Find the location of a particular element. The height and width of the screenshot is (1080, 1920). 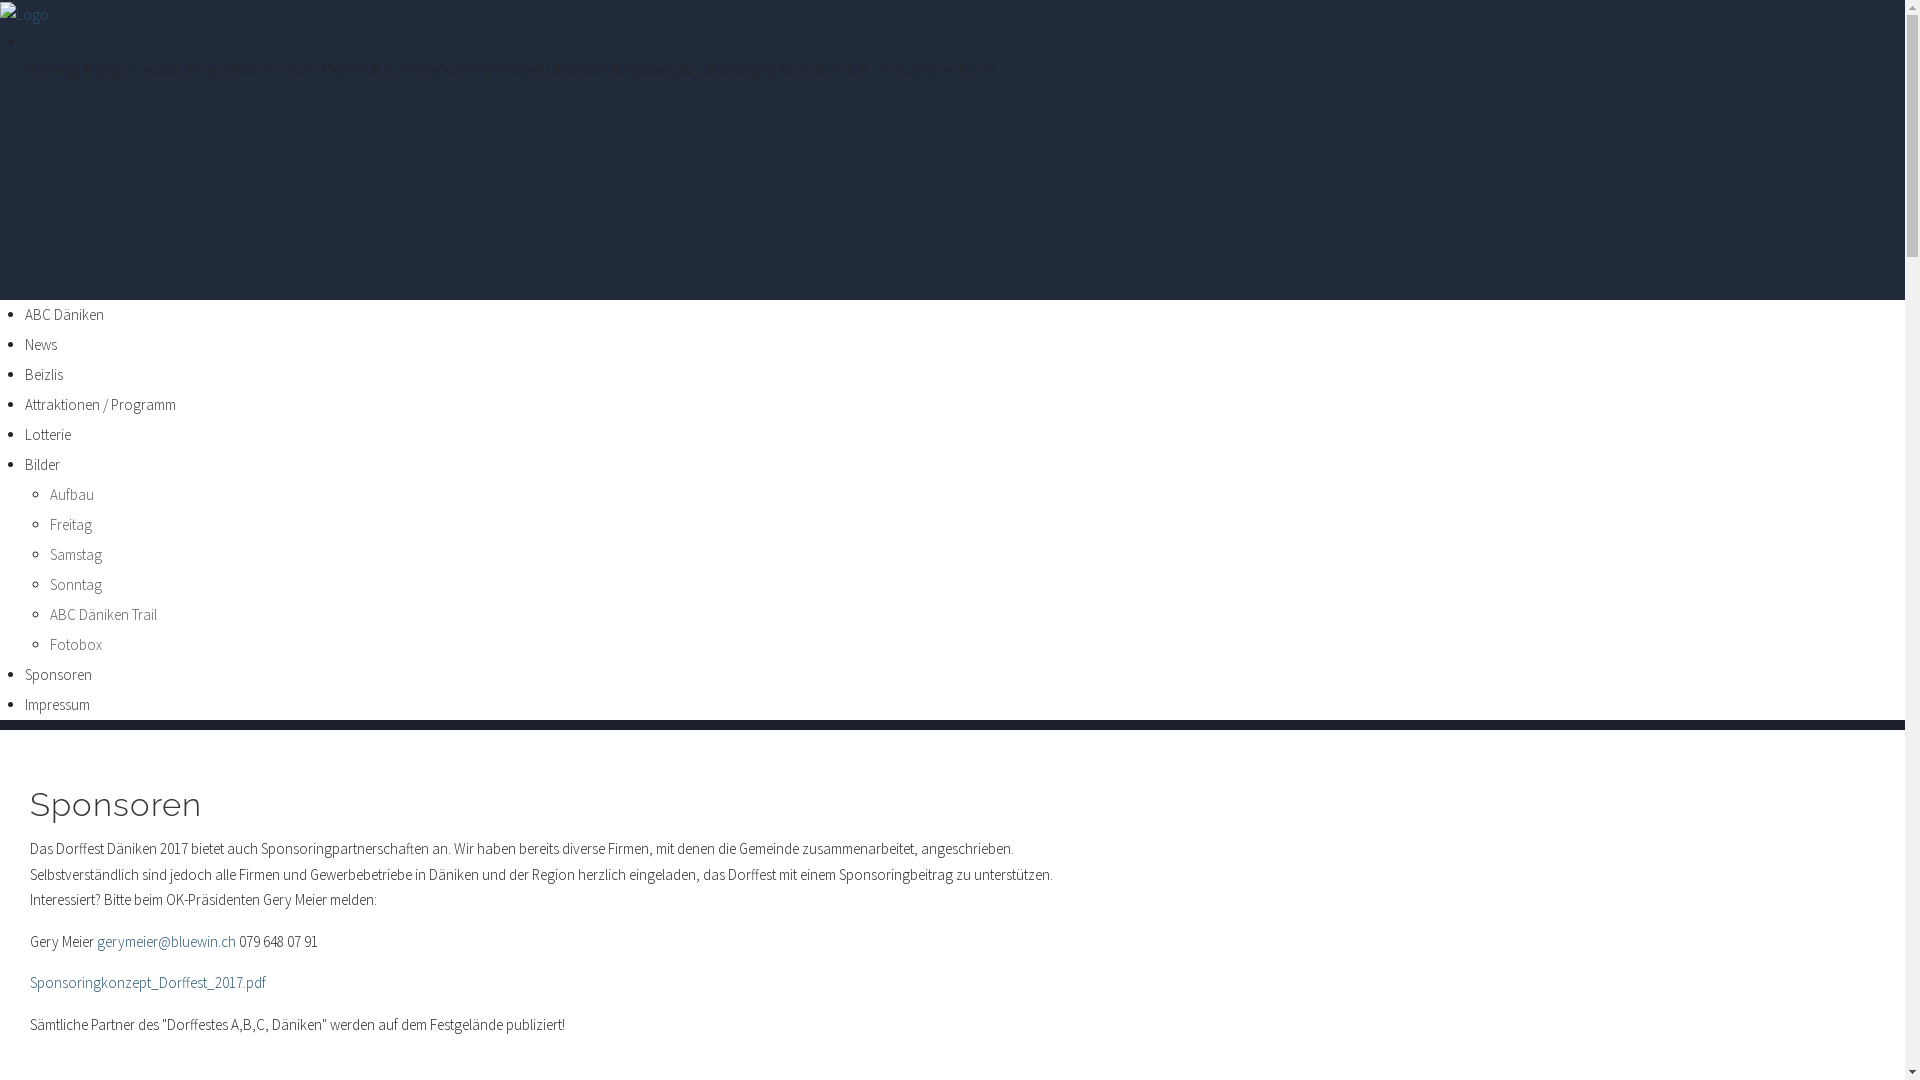

'Aufbau' is located at coordinates (49, 494).